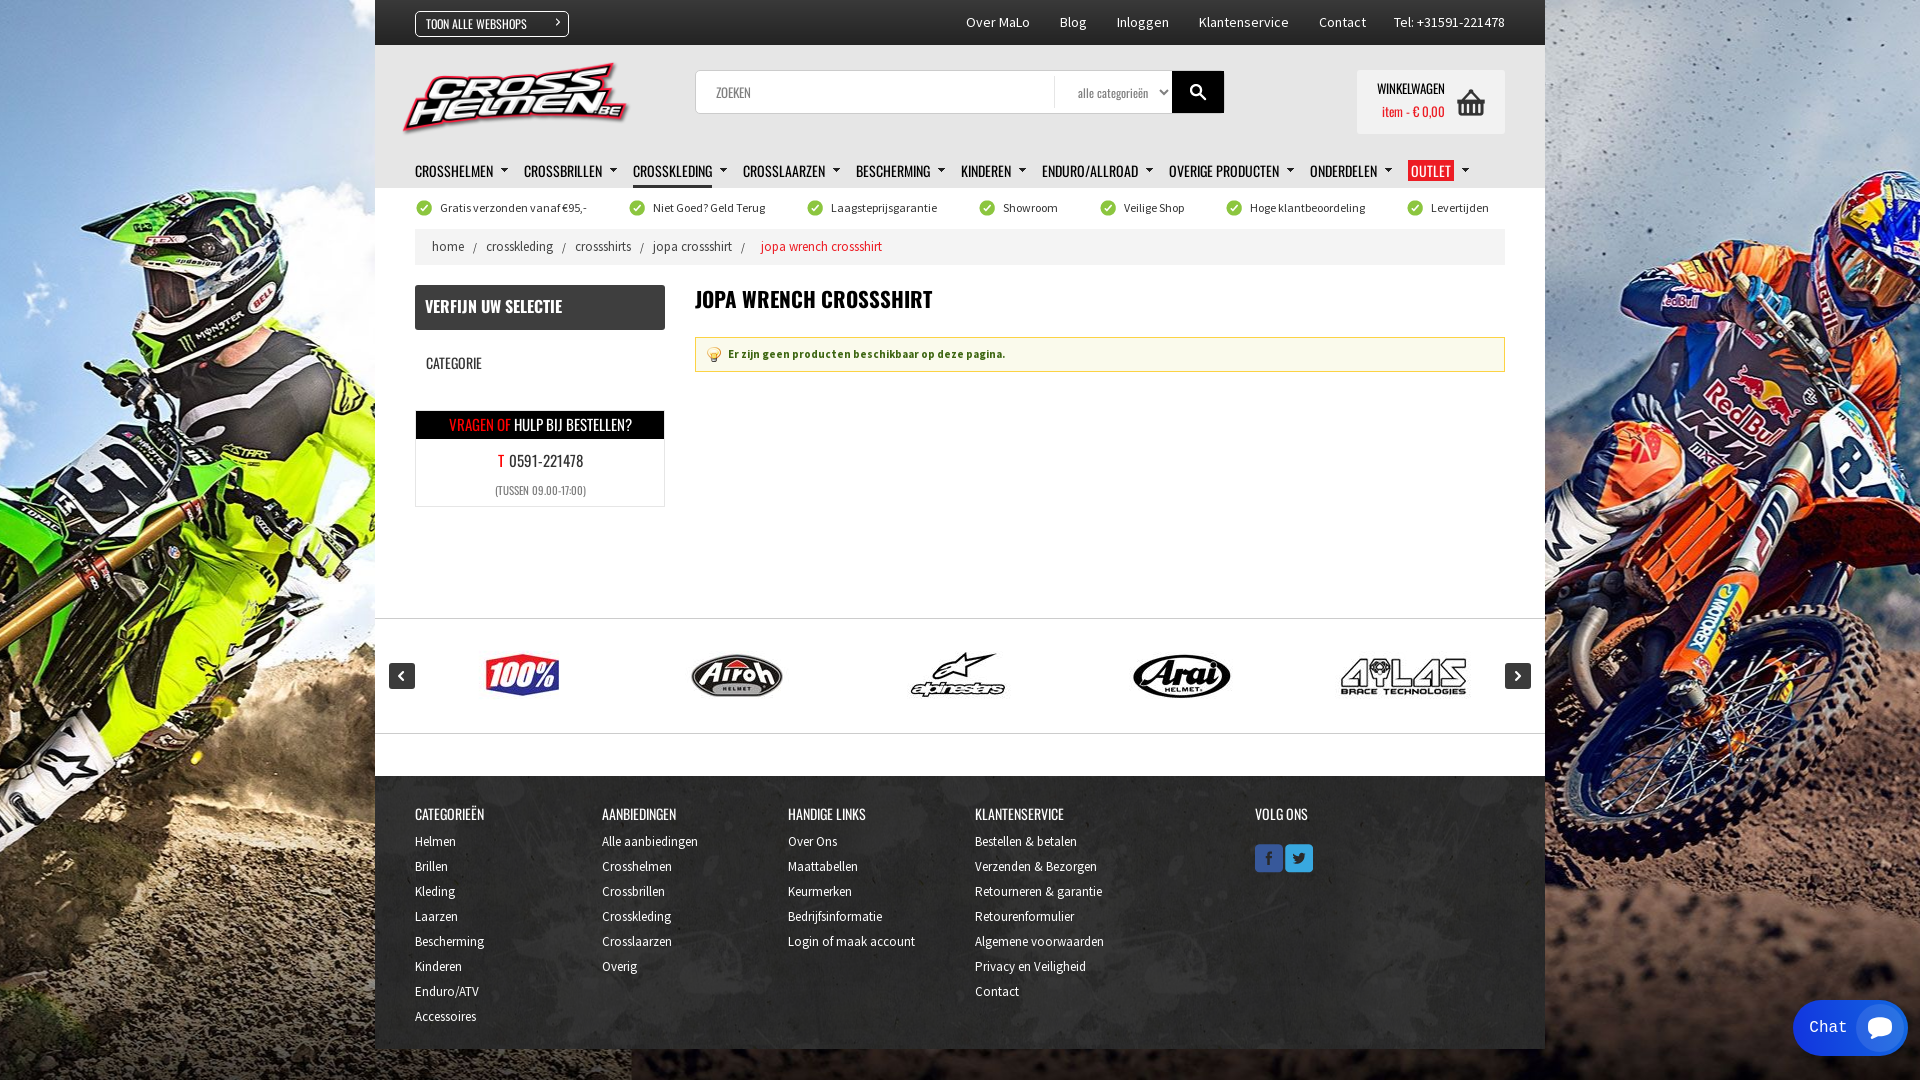  What do you see at coordinates (566, 245) in the screenshot?
I see `'crossshirts'` at bounding box center [566, 245].